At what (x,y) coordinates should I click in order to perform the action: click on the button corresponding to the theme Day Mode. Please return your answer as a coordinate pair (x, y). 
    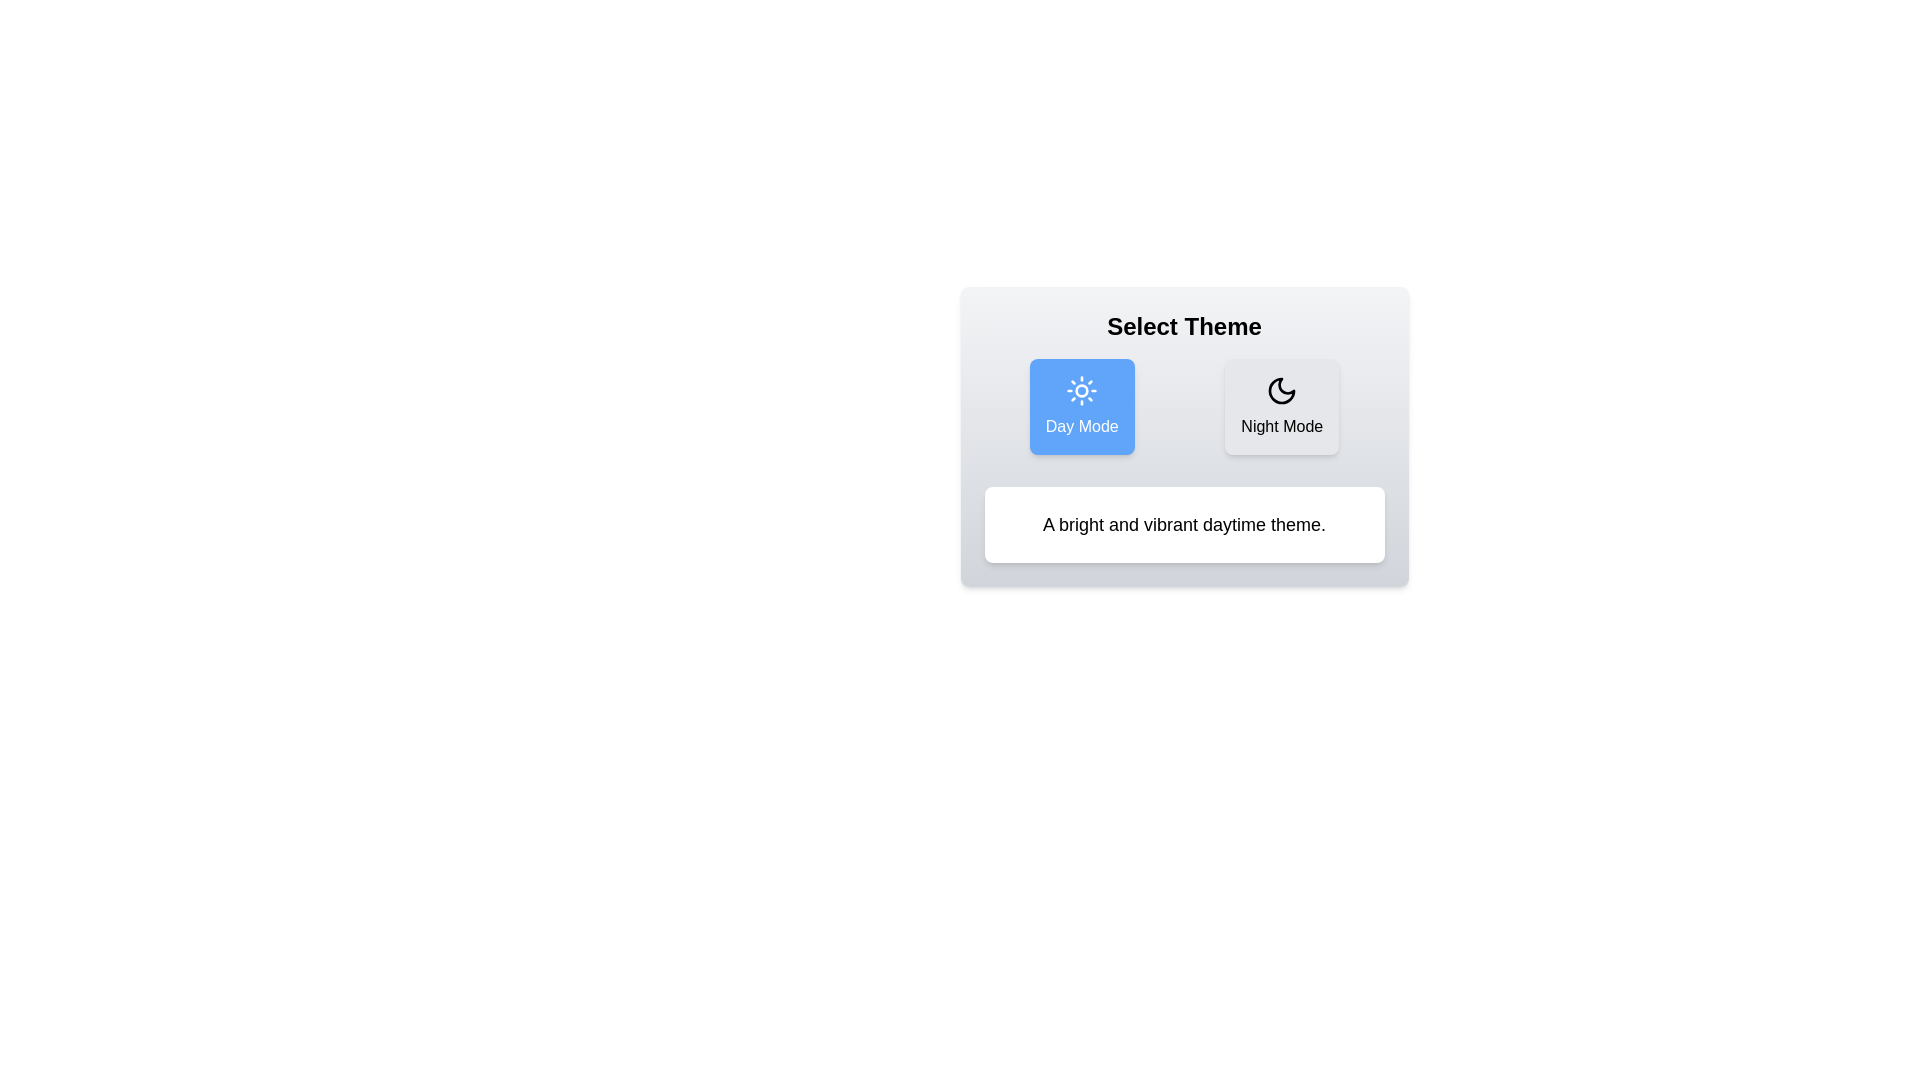
    Looking at the image, I should click on (1081, 406).